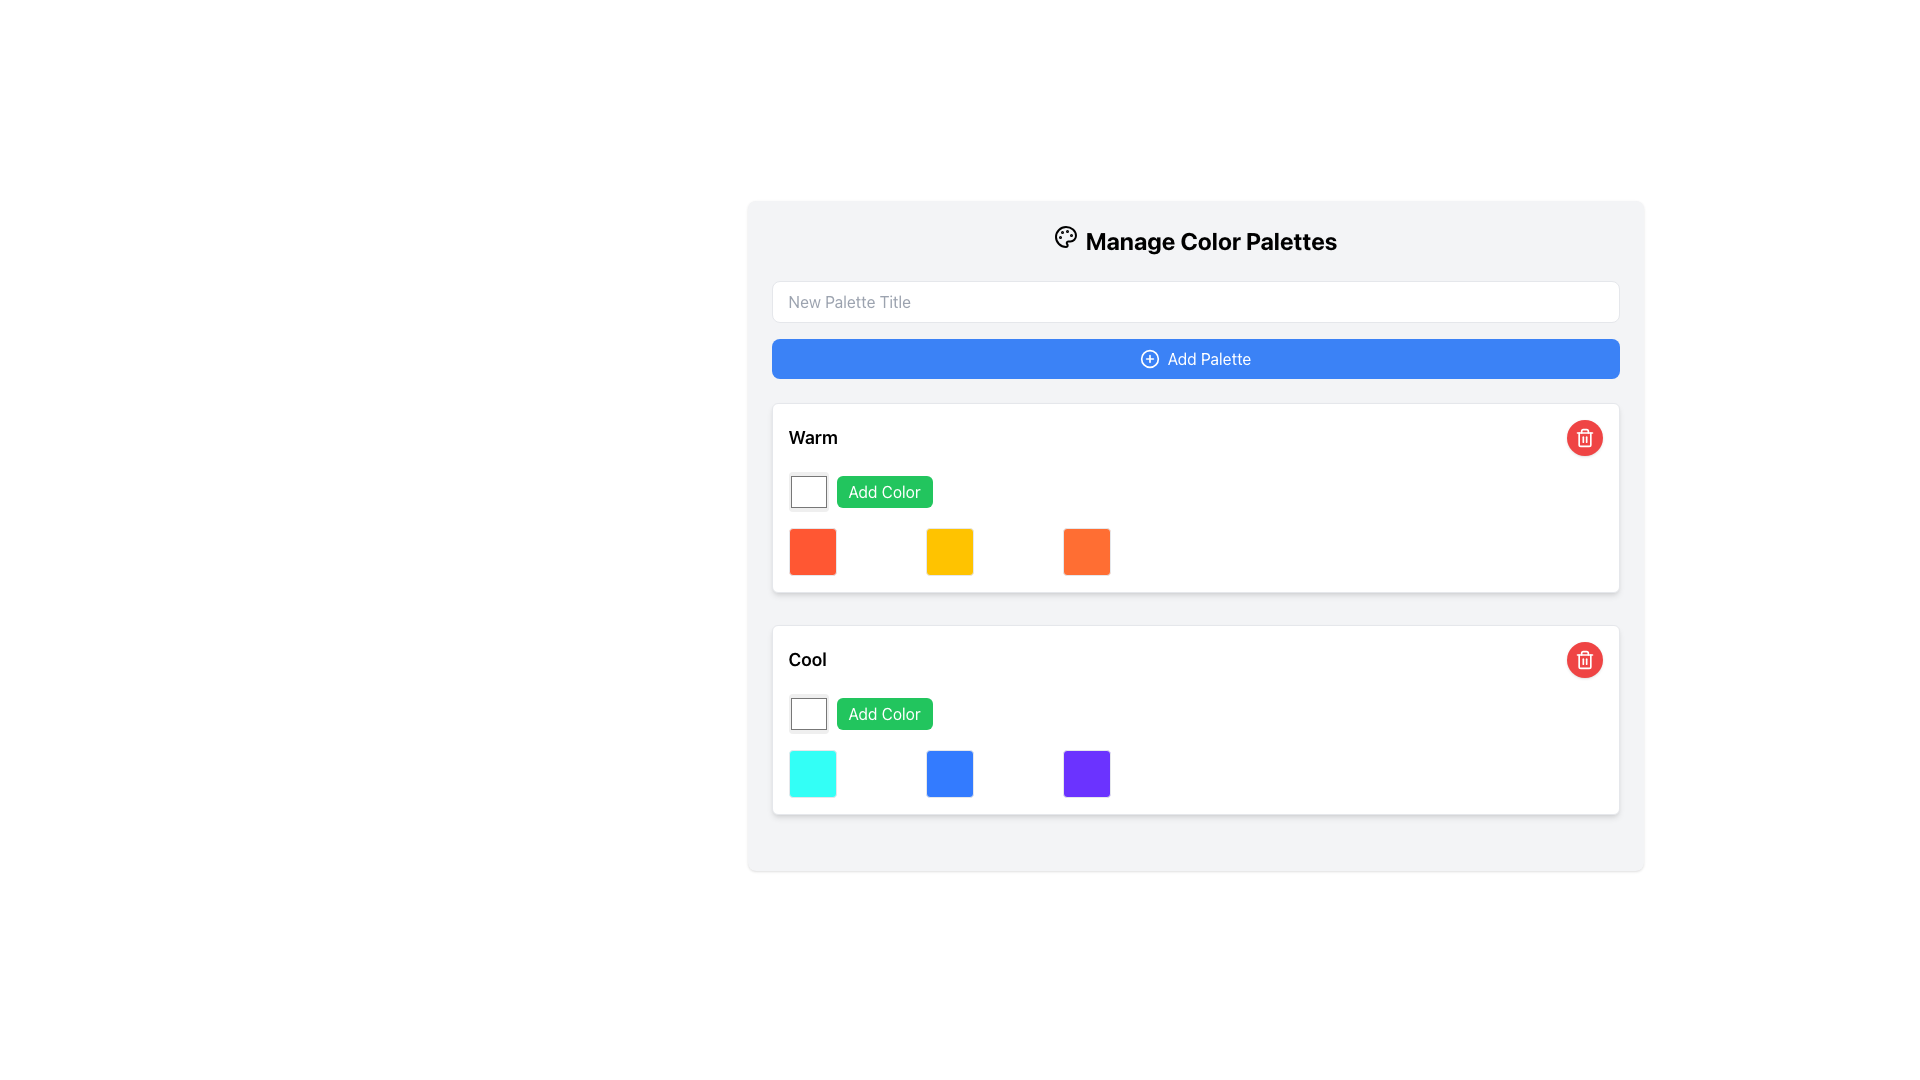  I want to click on the first square color tile in the 'Cool' color palette section, so click(812, 773).